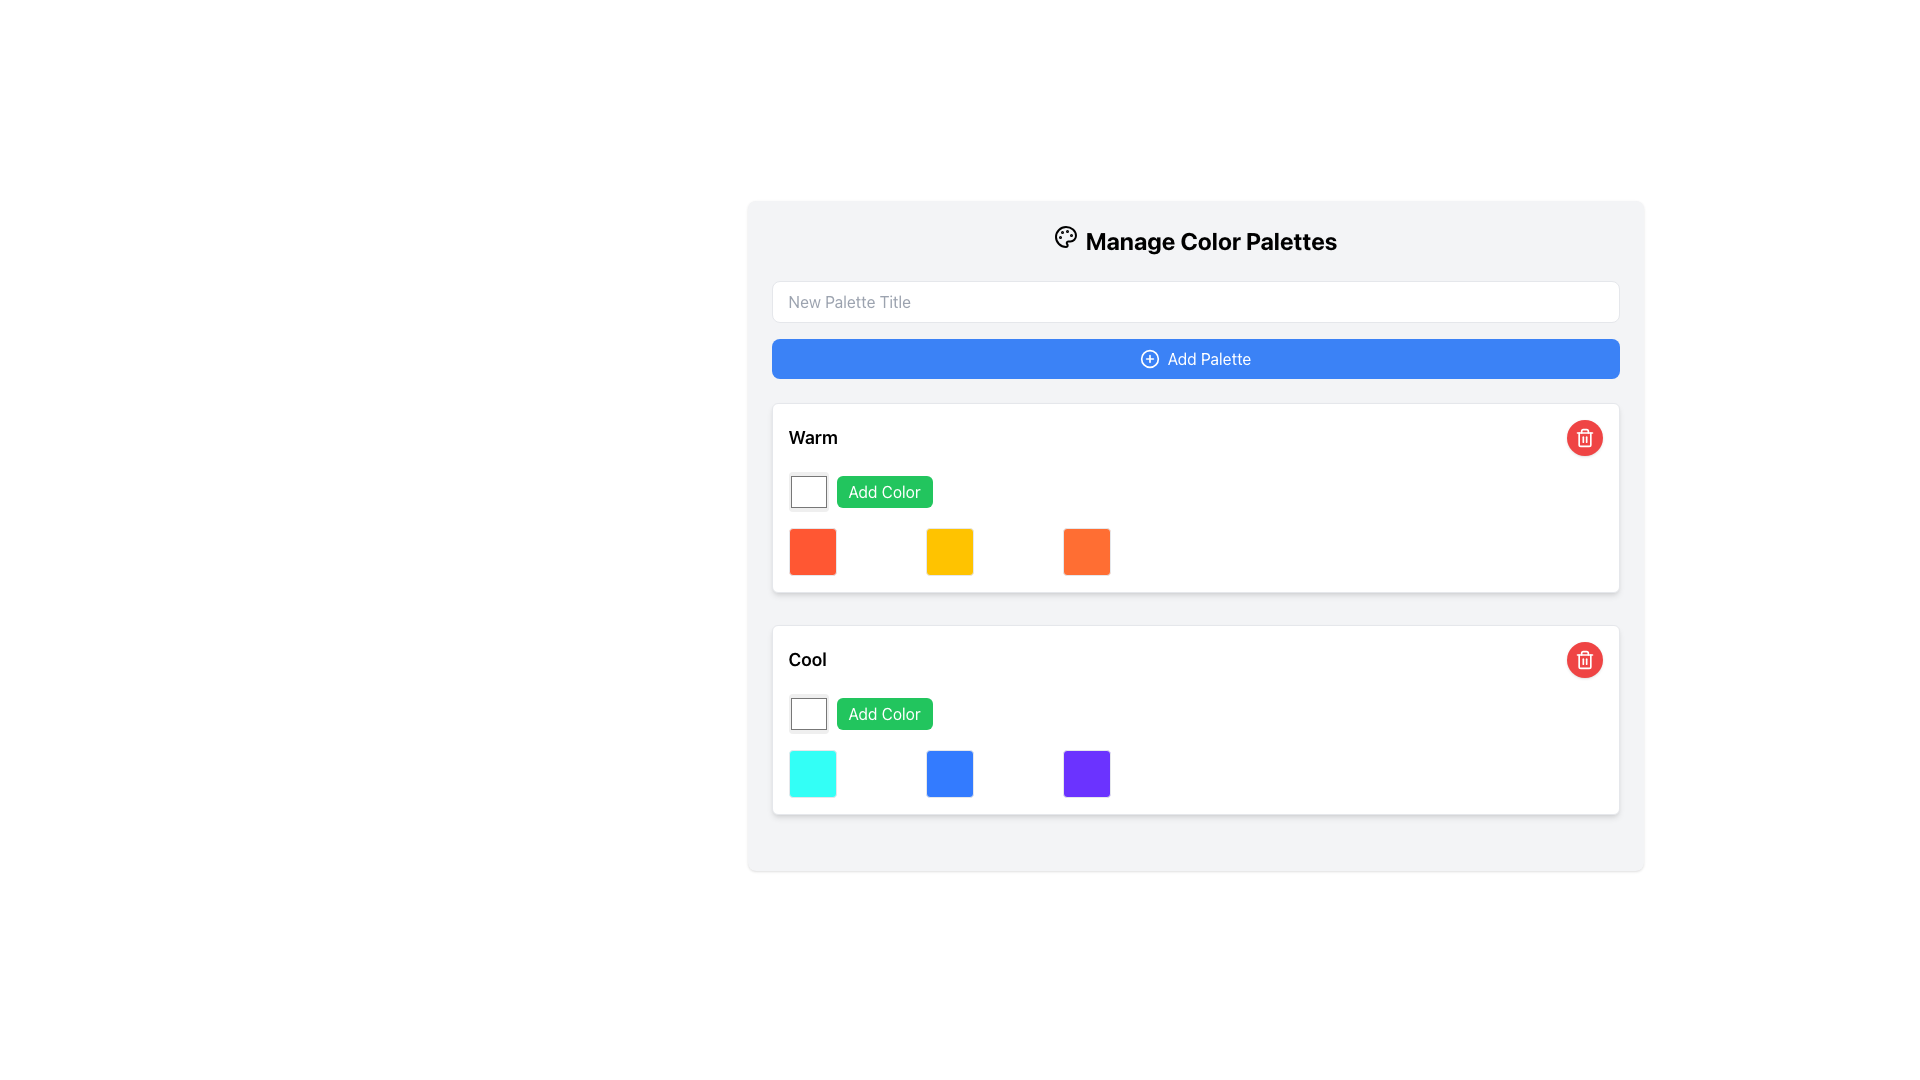  I want to click on the first square color tile in the 'Cool' color palette section, so click(812, 773).